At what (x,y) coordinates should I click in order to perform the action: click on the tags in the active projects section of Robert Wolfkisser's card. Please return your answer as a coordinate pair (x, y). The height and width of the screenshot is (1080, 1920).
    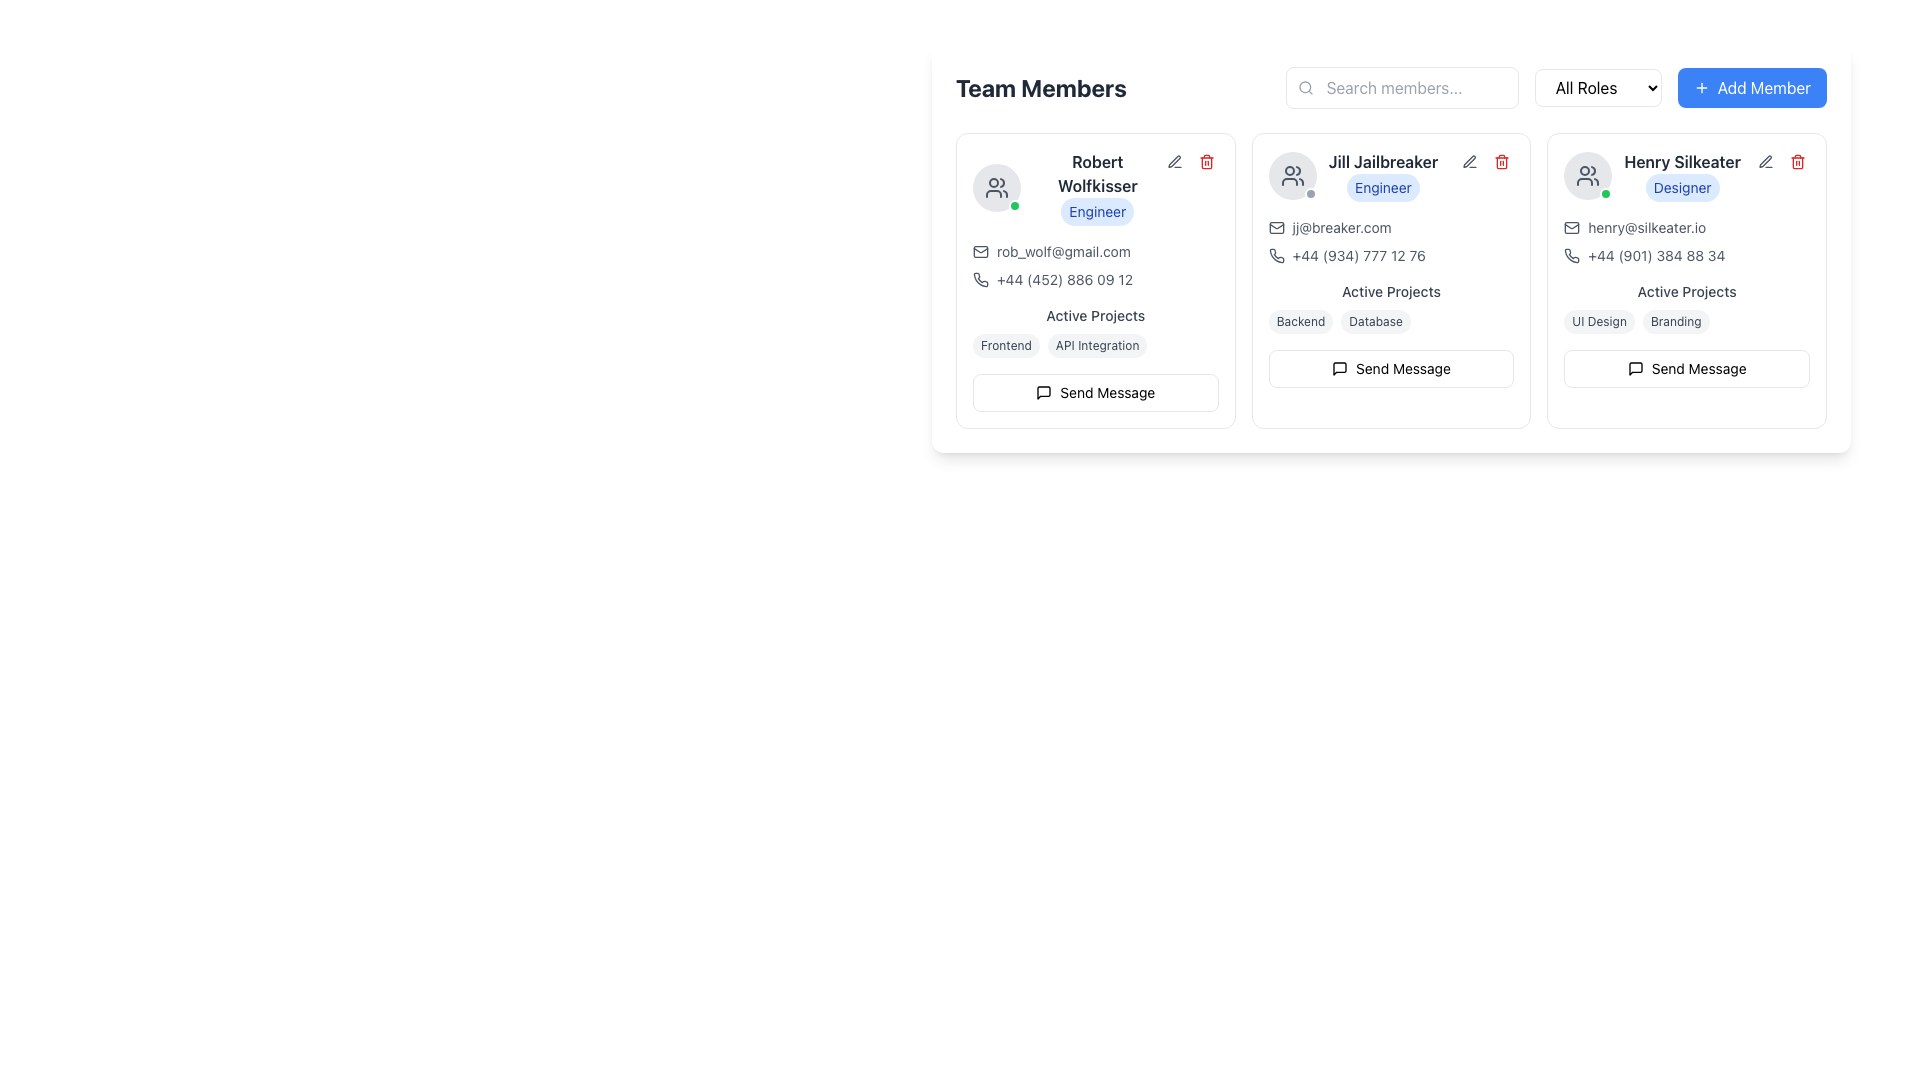
    Looking at the image, I should click on (1094, 330).